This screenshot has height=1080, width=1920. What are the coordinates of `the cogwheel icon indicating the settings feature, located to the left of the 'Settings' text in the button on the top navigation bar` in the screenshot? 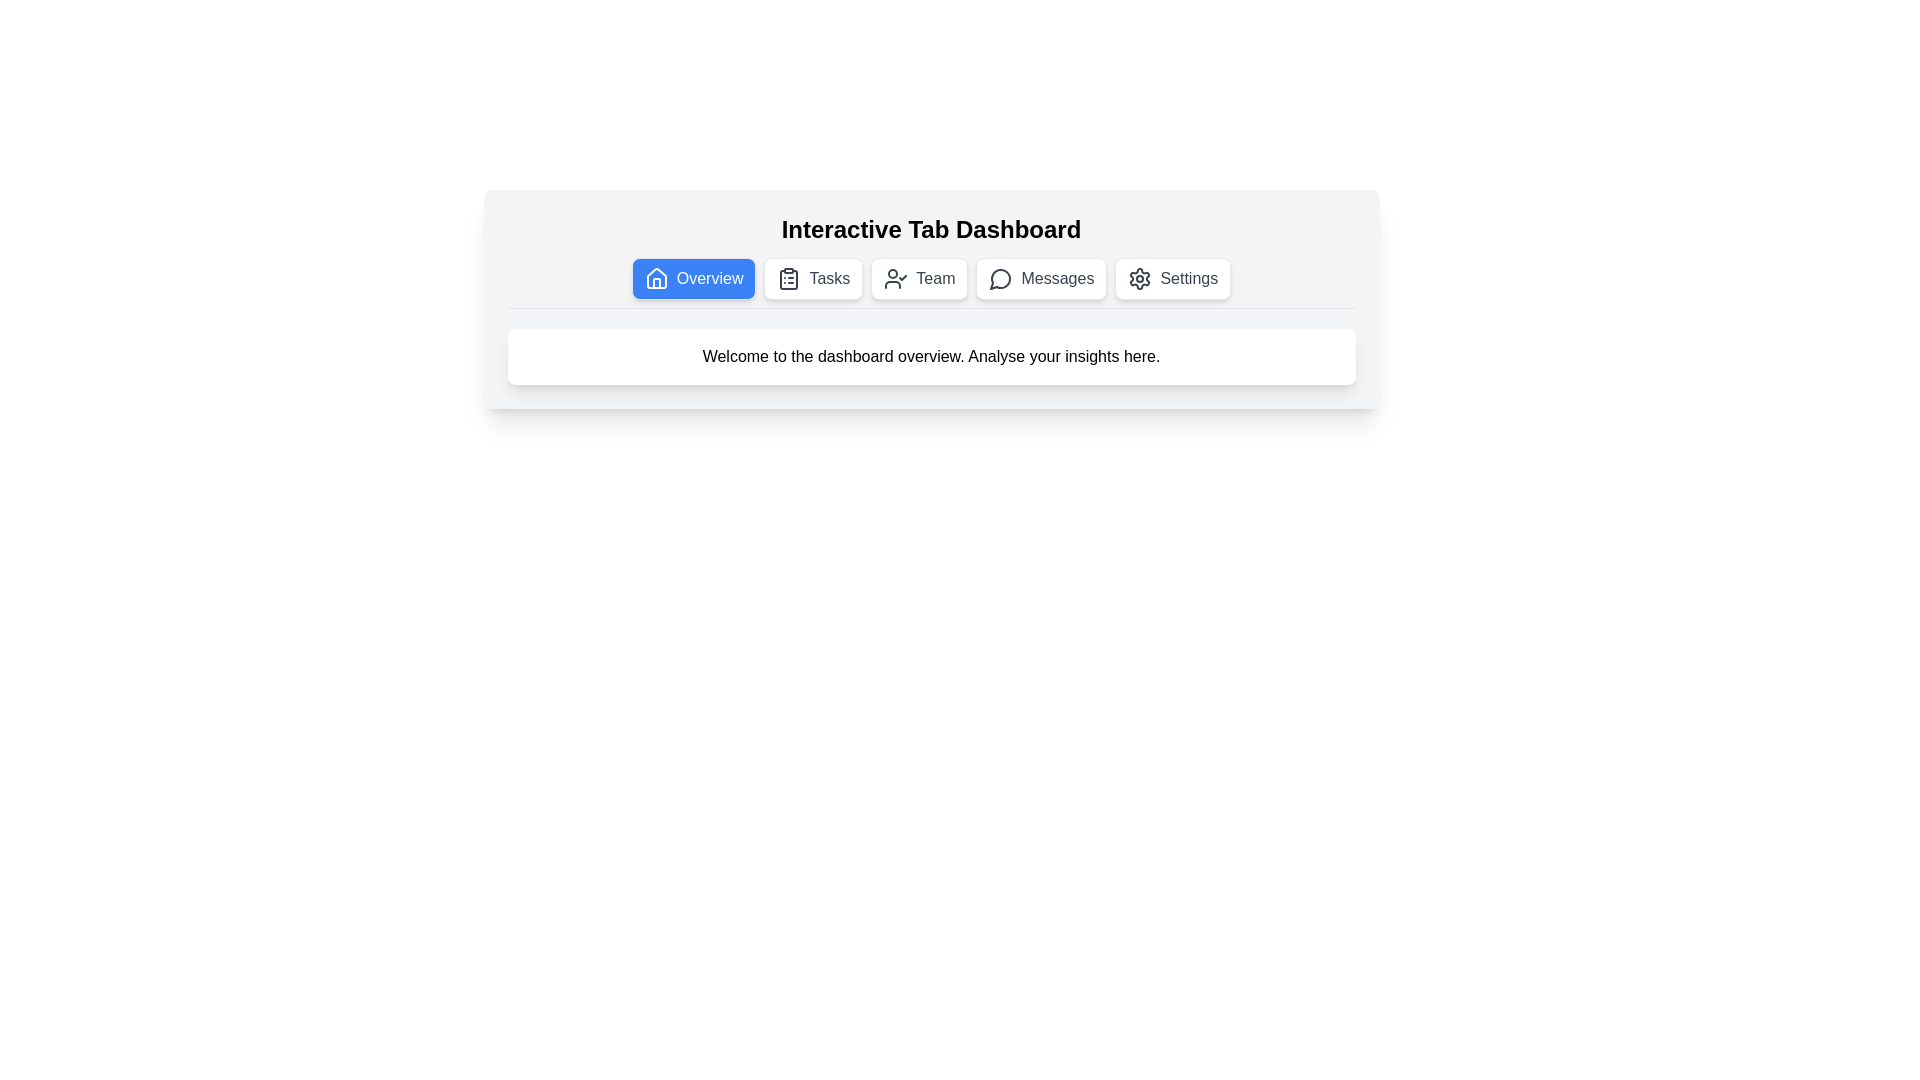 It's located at (1140, 278).